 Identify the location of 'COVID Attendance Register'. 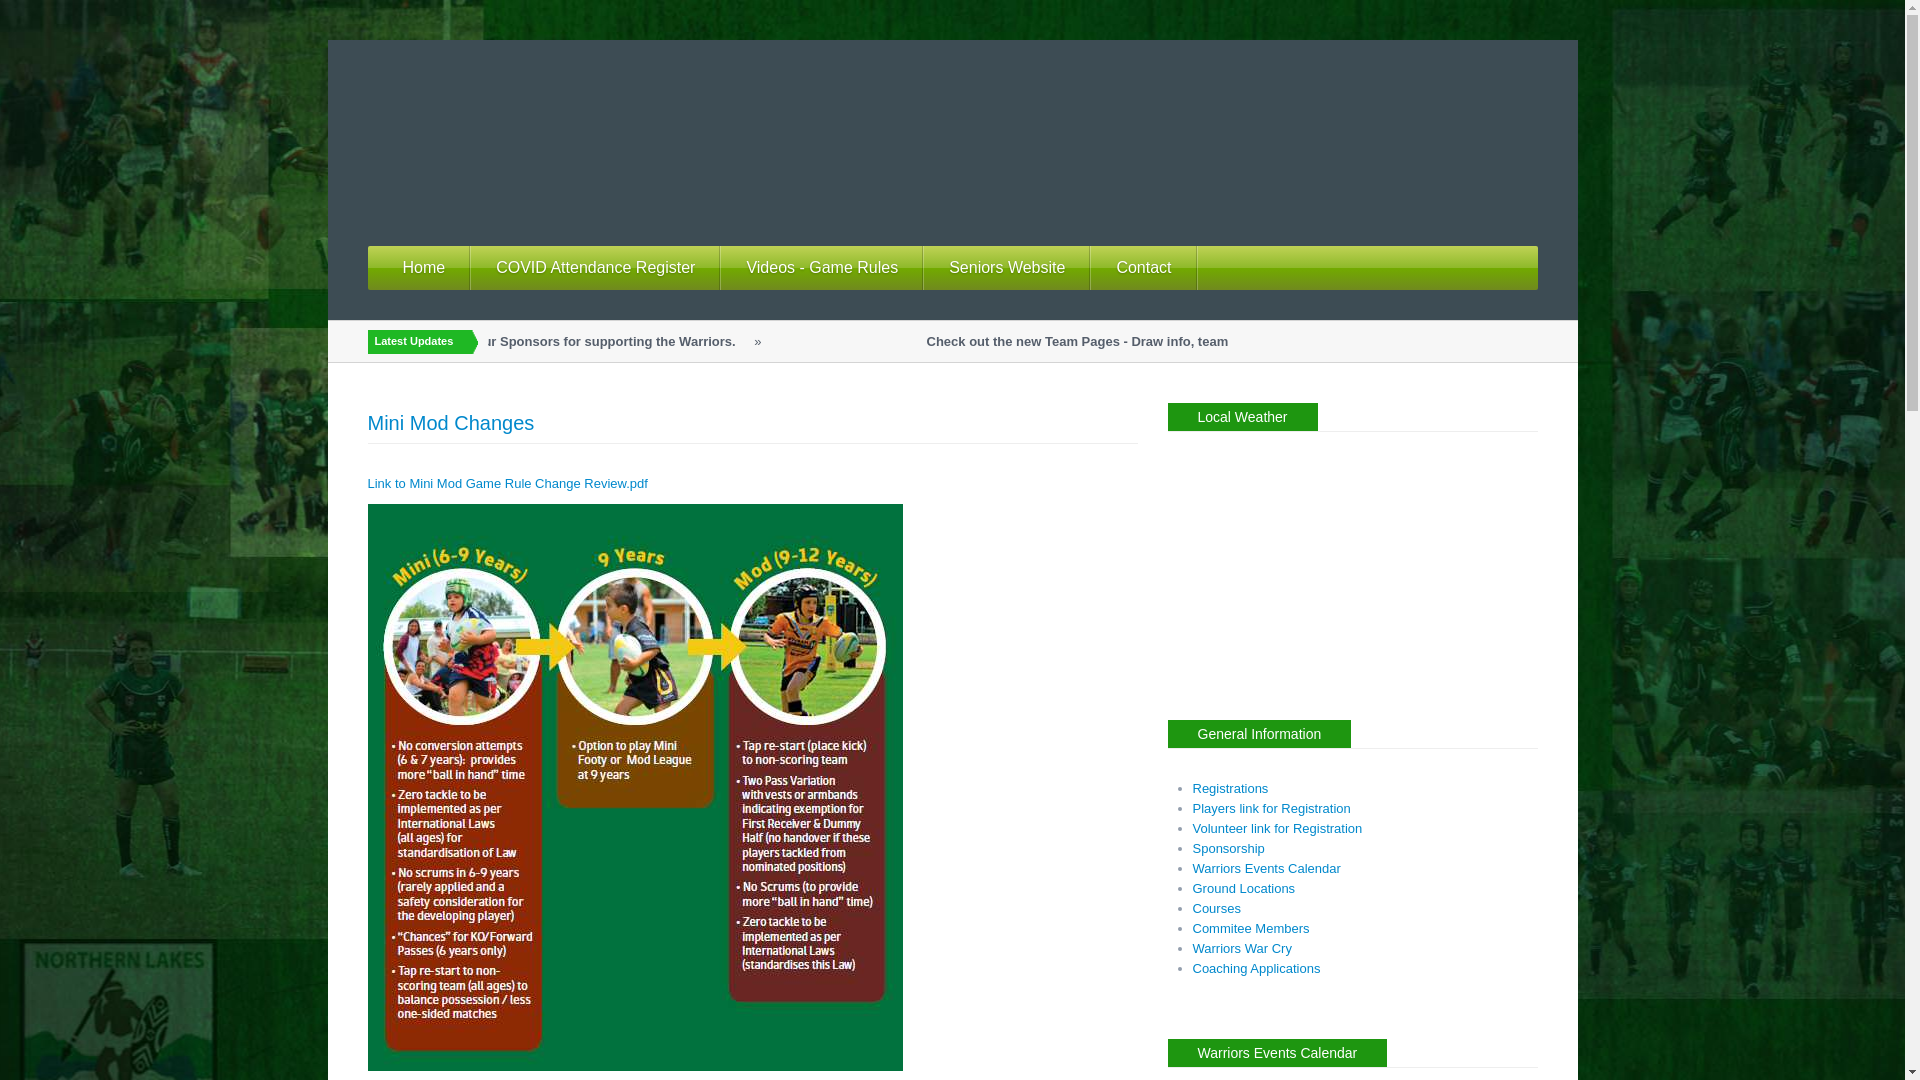
(469, 266).